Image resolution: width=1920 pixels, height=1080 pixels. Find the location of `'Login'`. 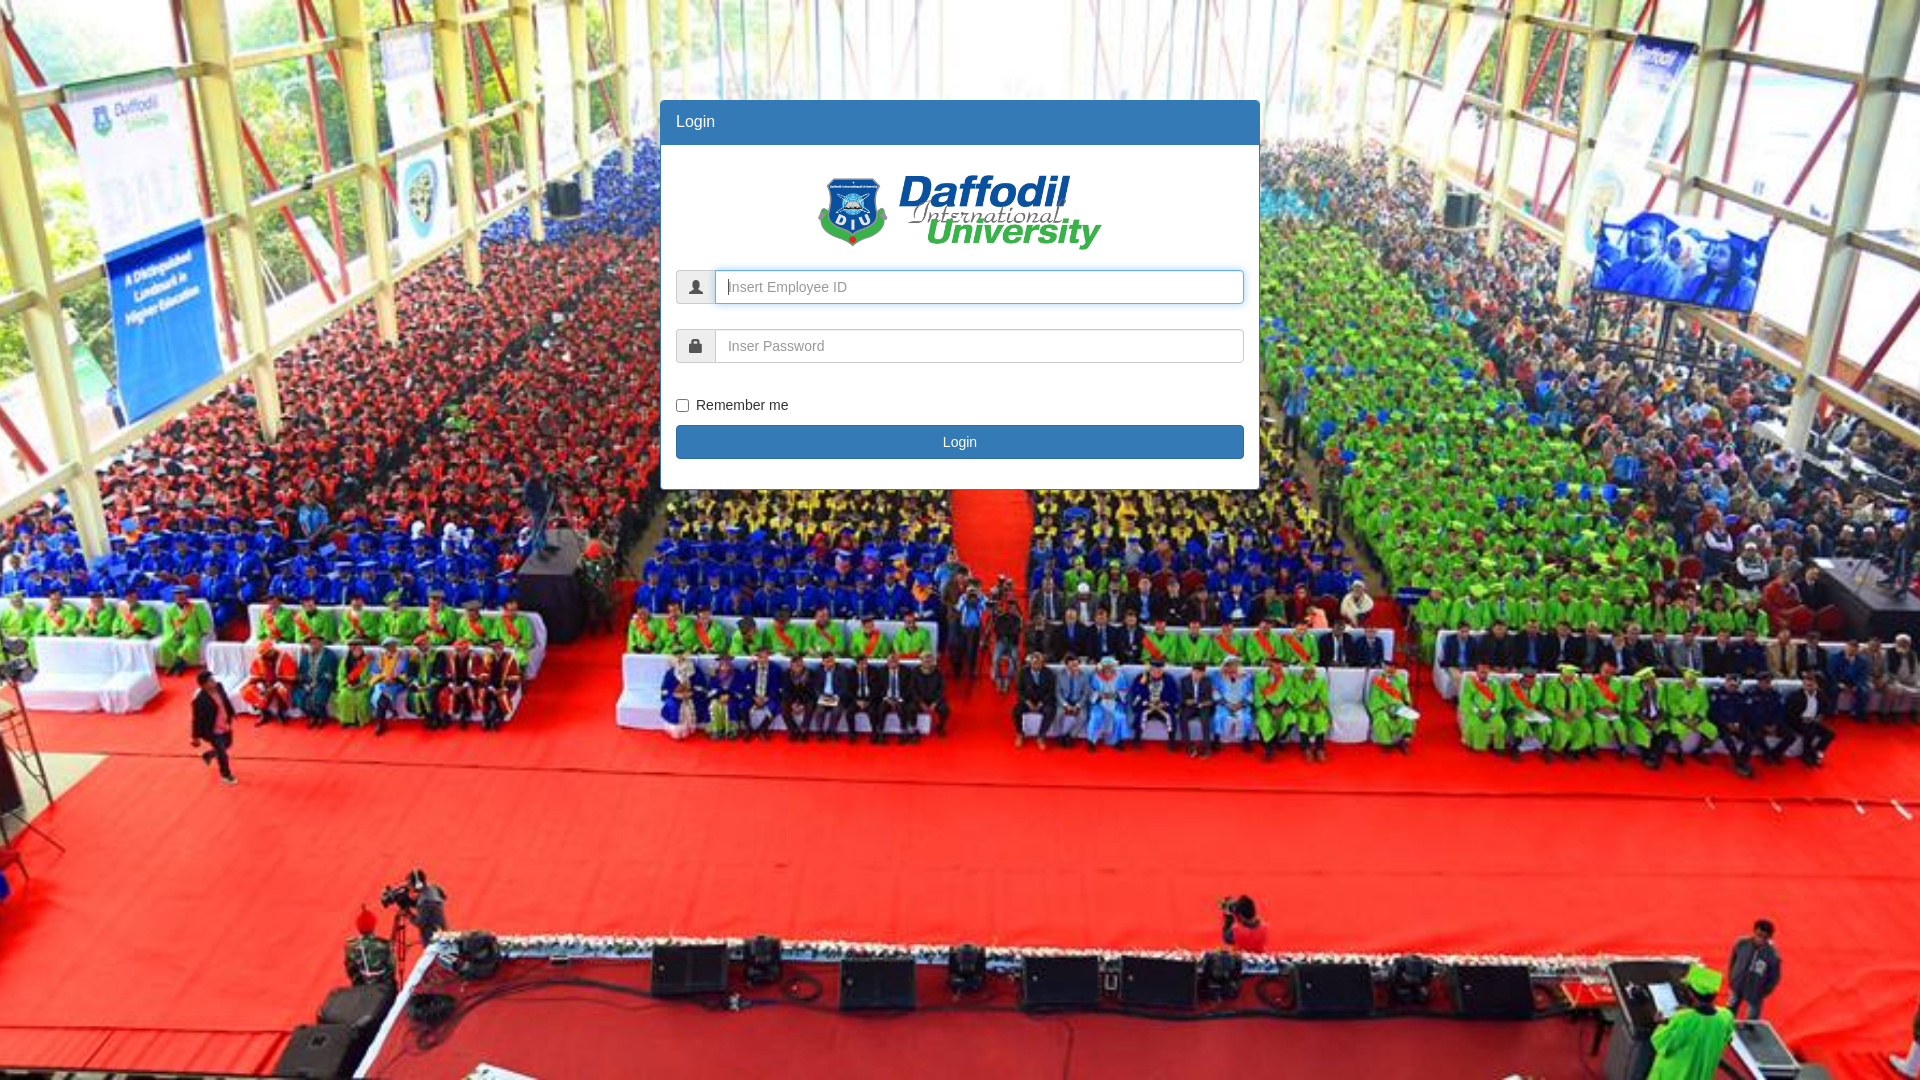

'Login' is located at coordinates (960, 441).